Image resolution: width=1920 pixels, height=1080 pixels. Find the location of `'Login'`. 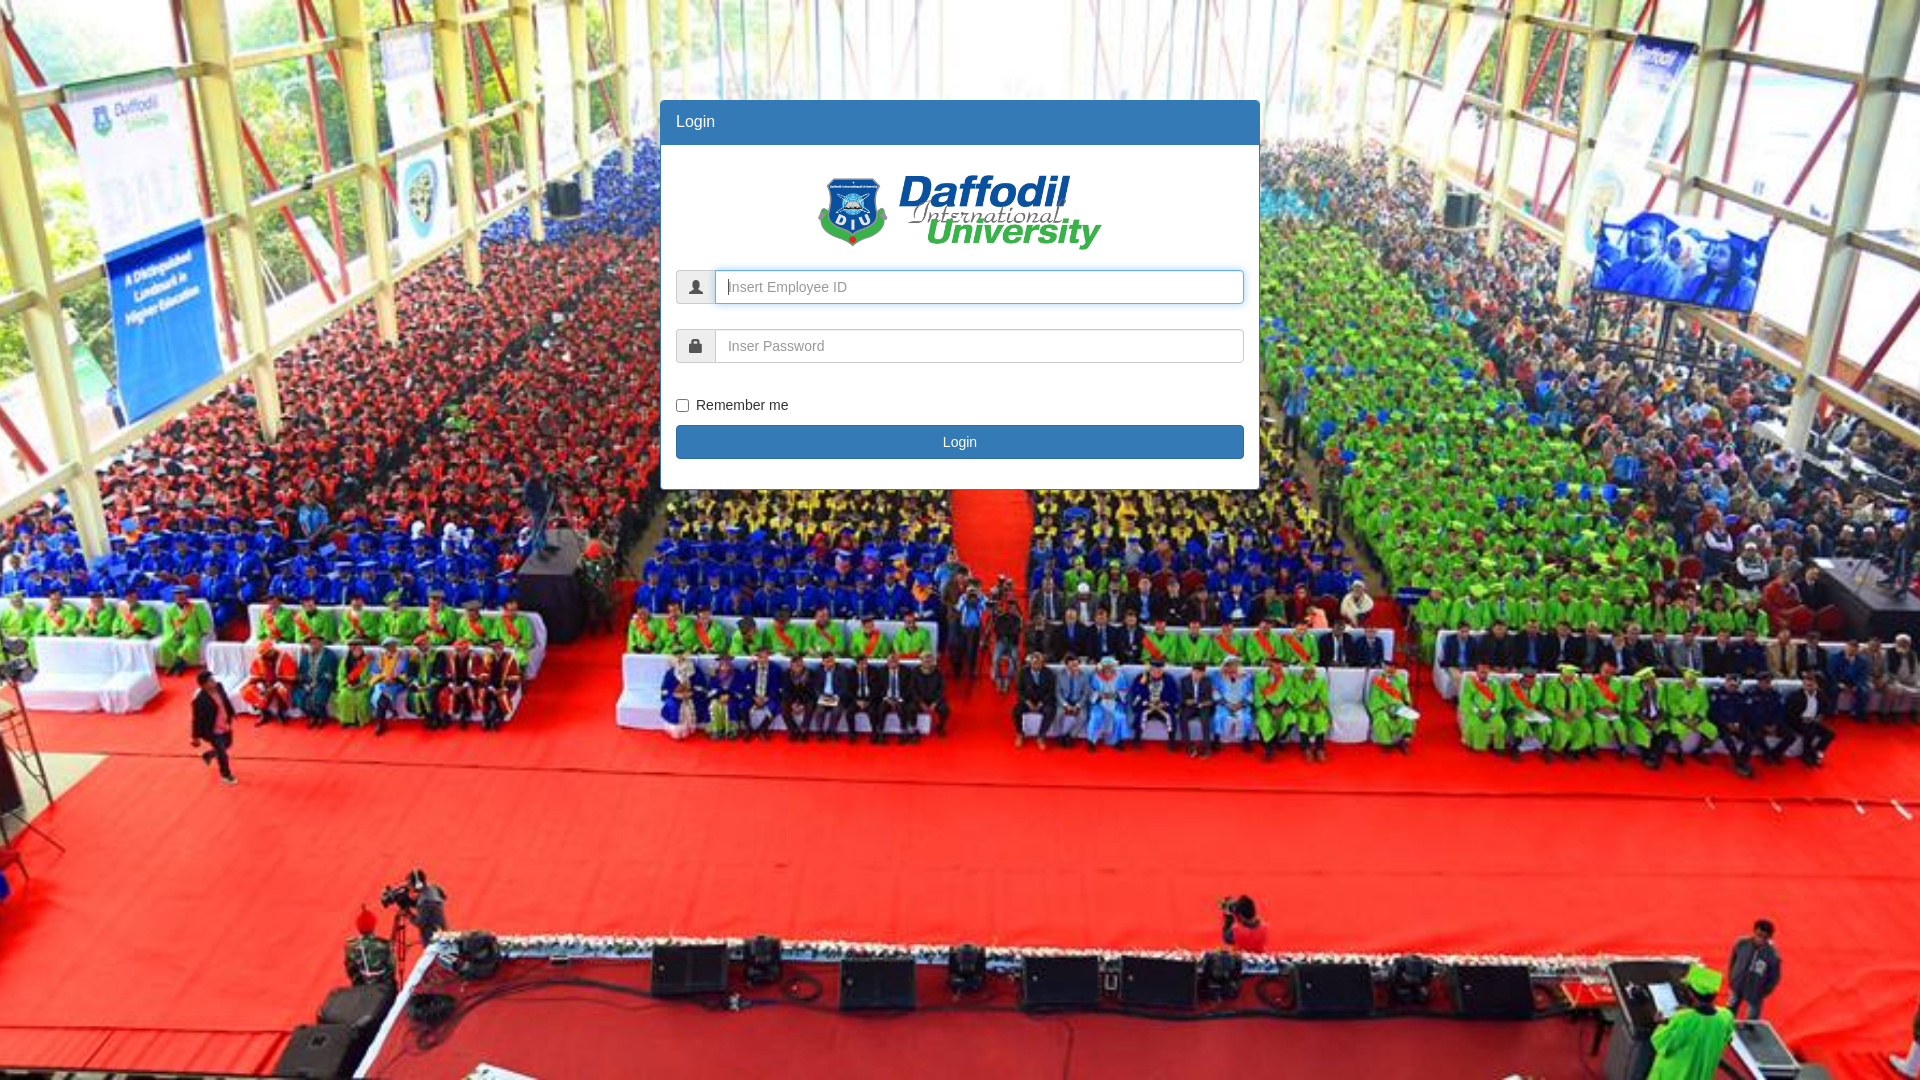

'Login' is located at coordinates (960, 441).